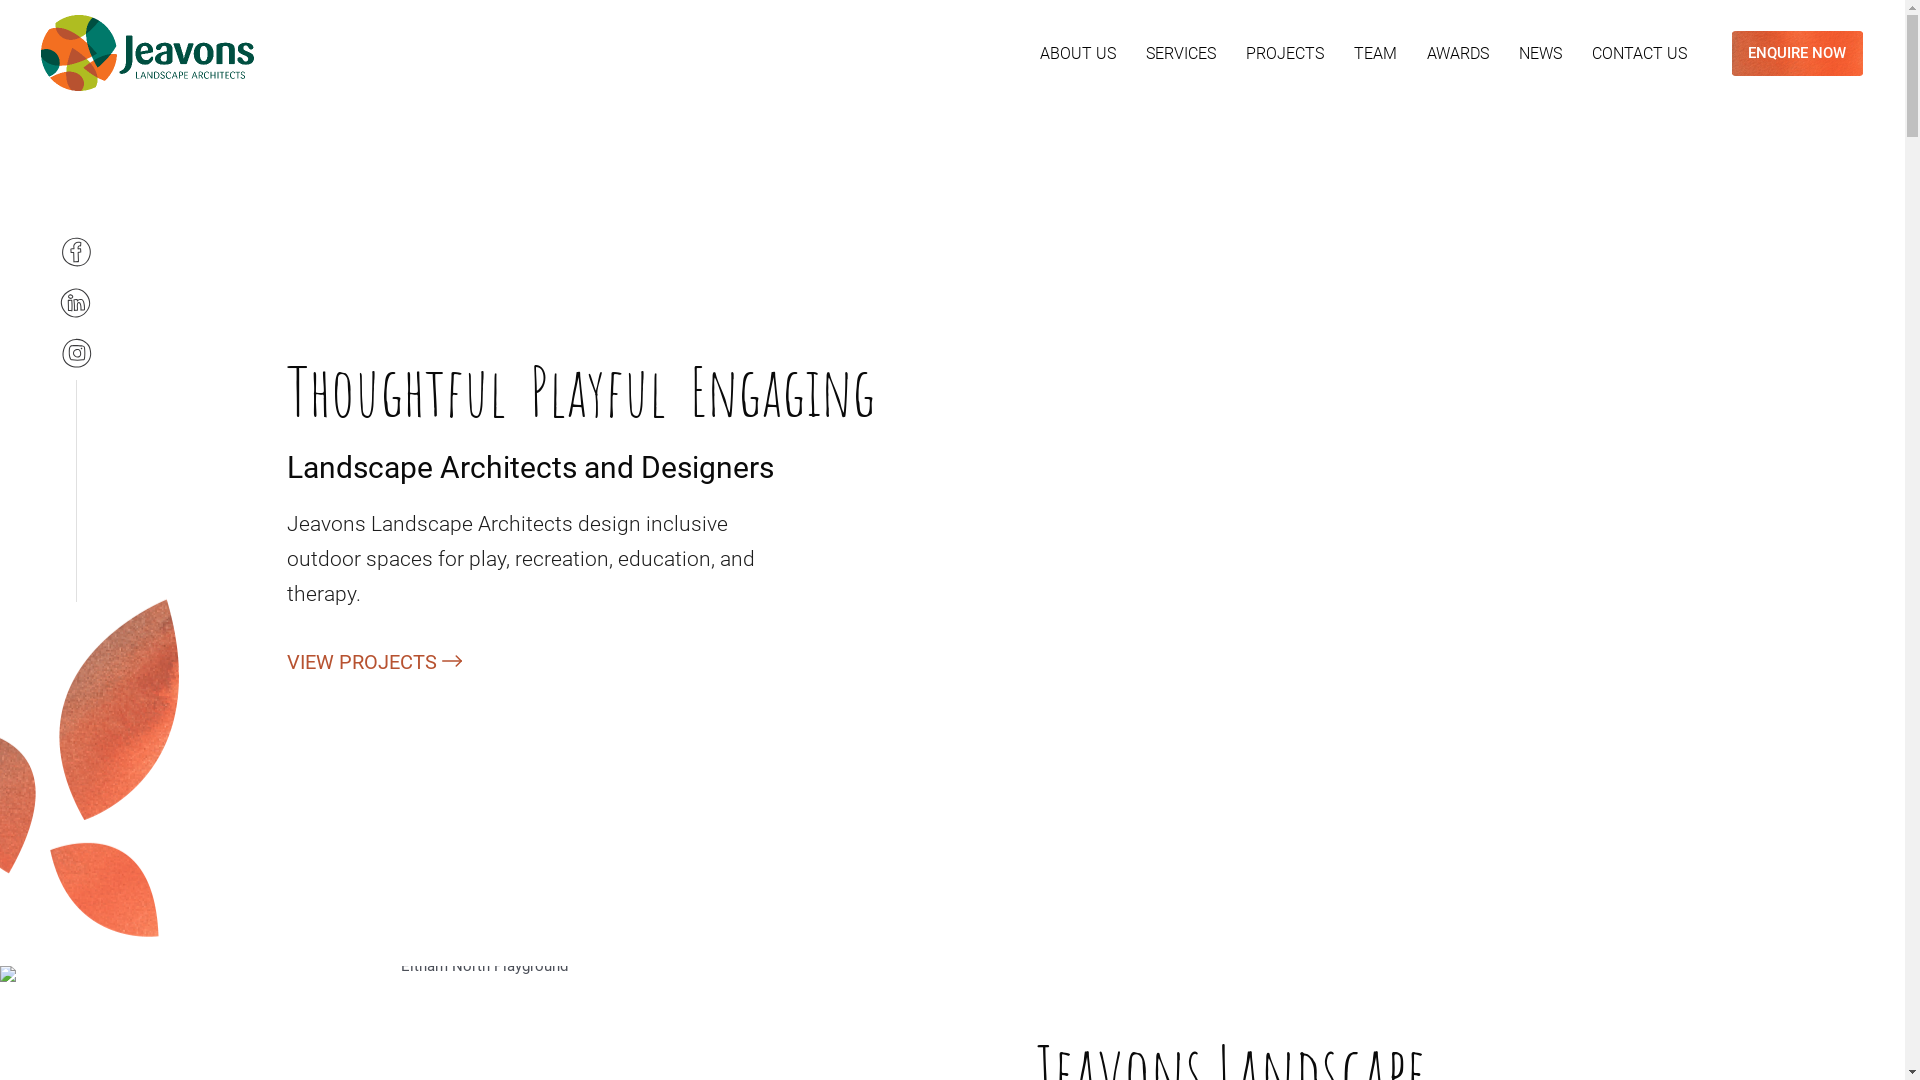  I want to click on 'AWARDS', so click(1458, 52).